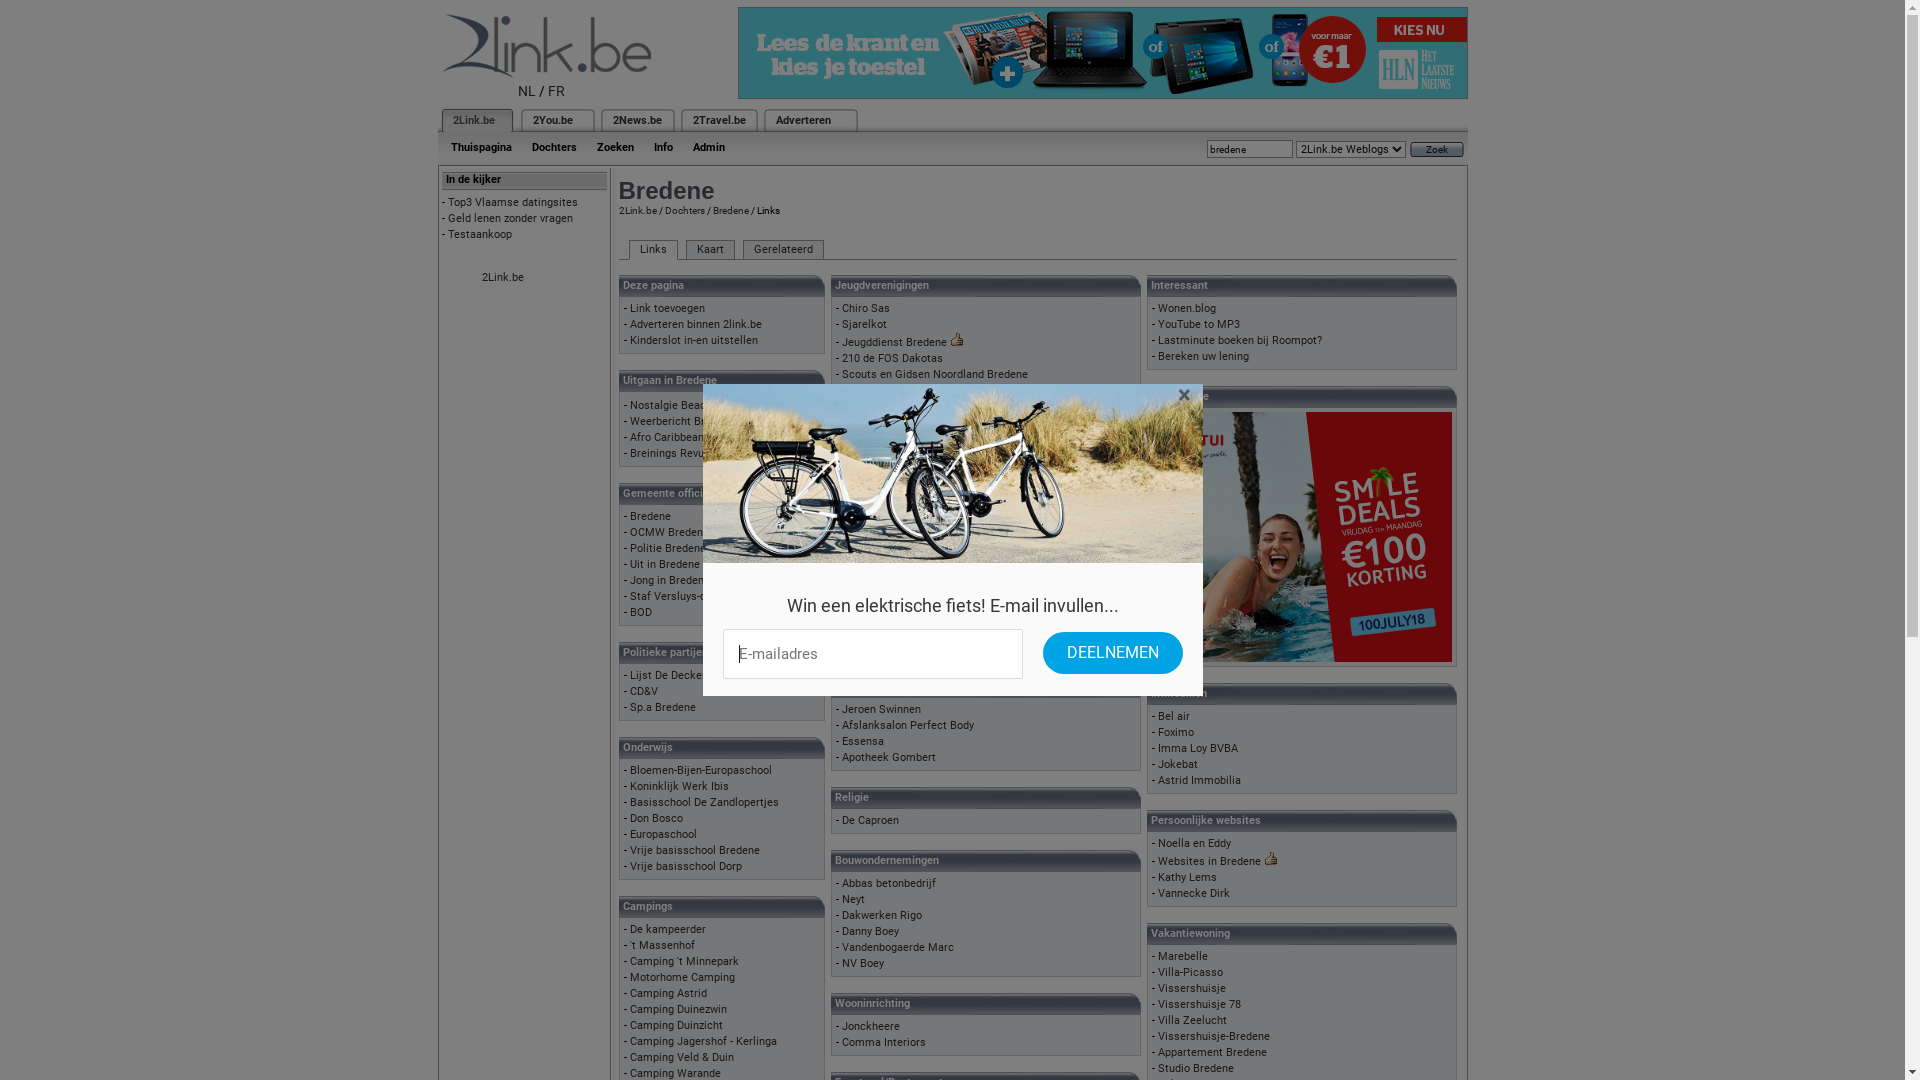  What do you see at coordinates (690, 548) in the screenshot?
I see `'Politie Bredene-De Haan'` at bounding box center [690, 548].